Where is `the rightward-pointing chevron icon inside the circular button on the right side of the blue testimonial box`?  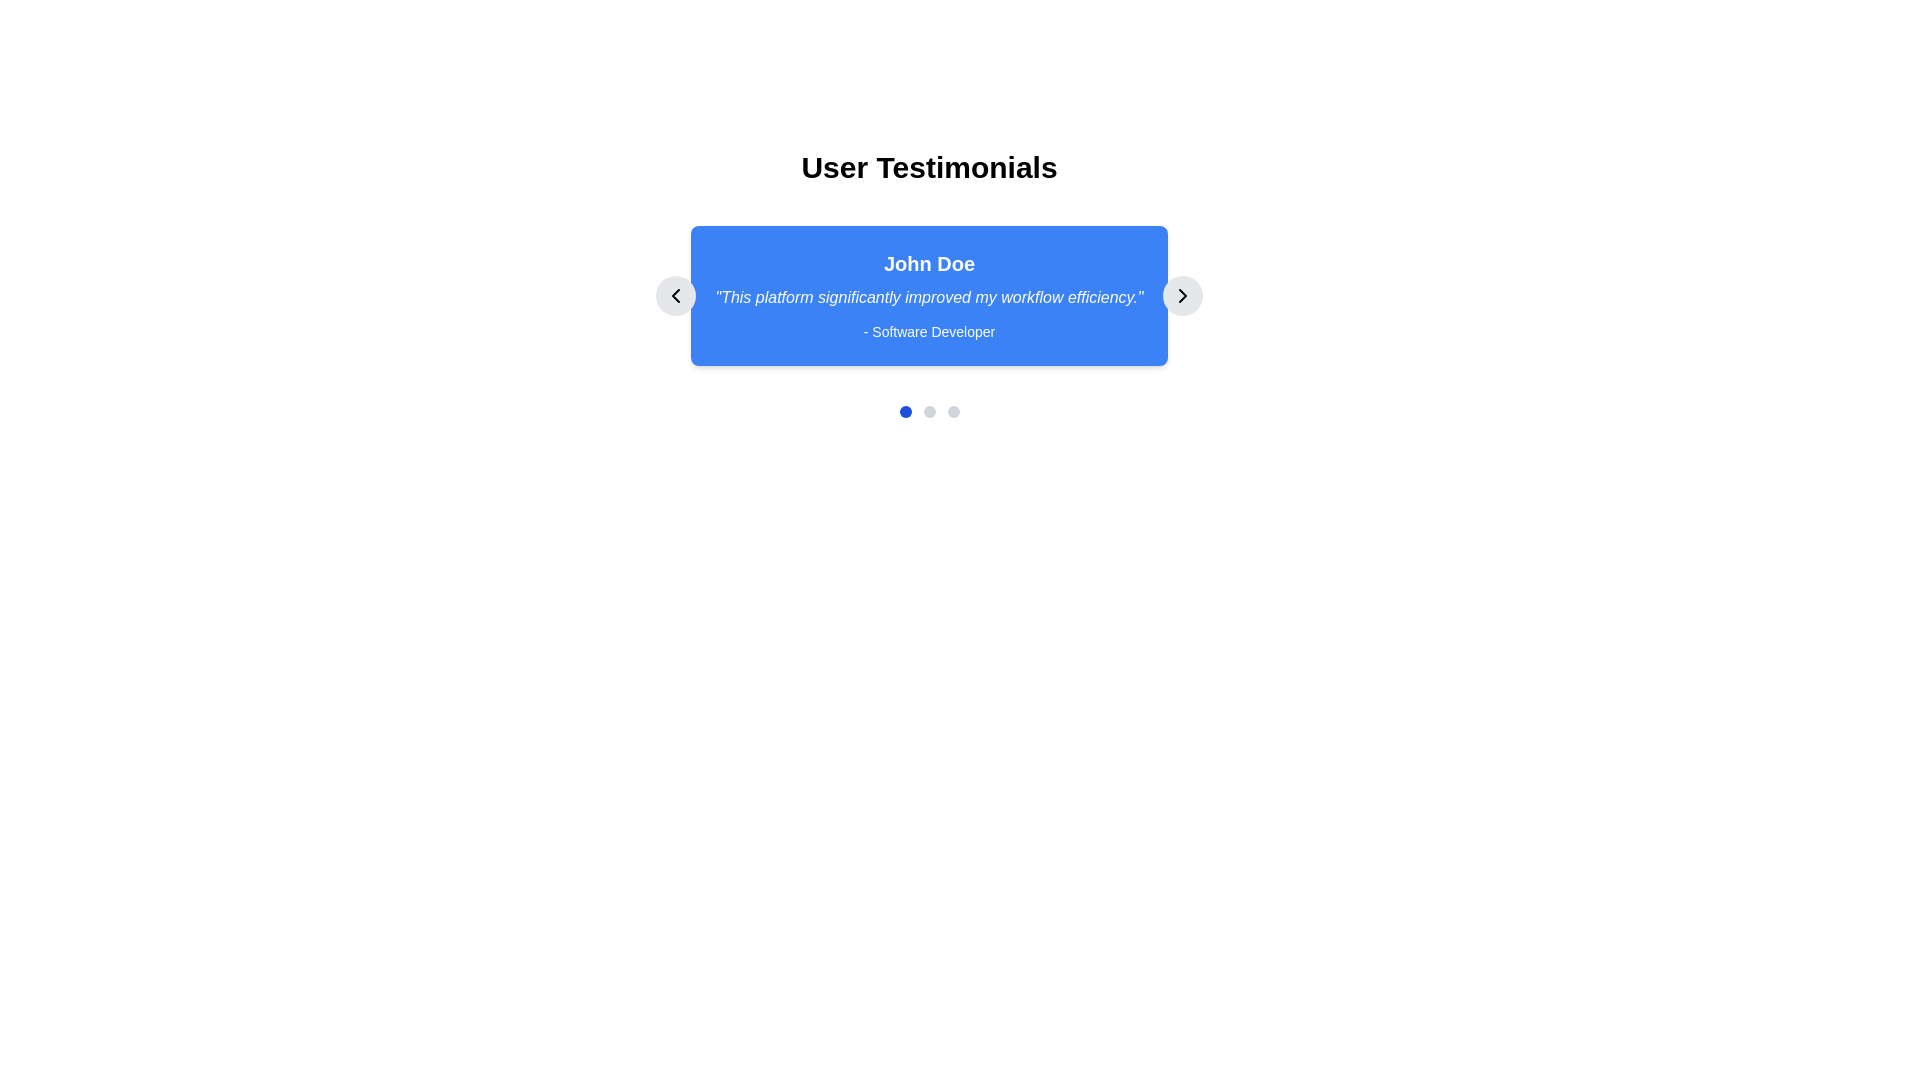
the rightward-pointing chevron icon inside the circular button on the right side of the blue testimonial box is located at coordinates (1182, 296).